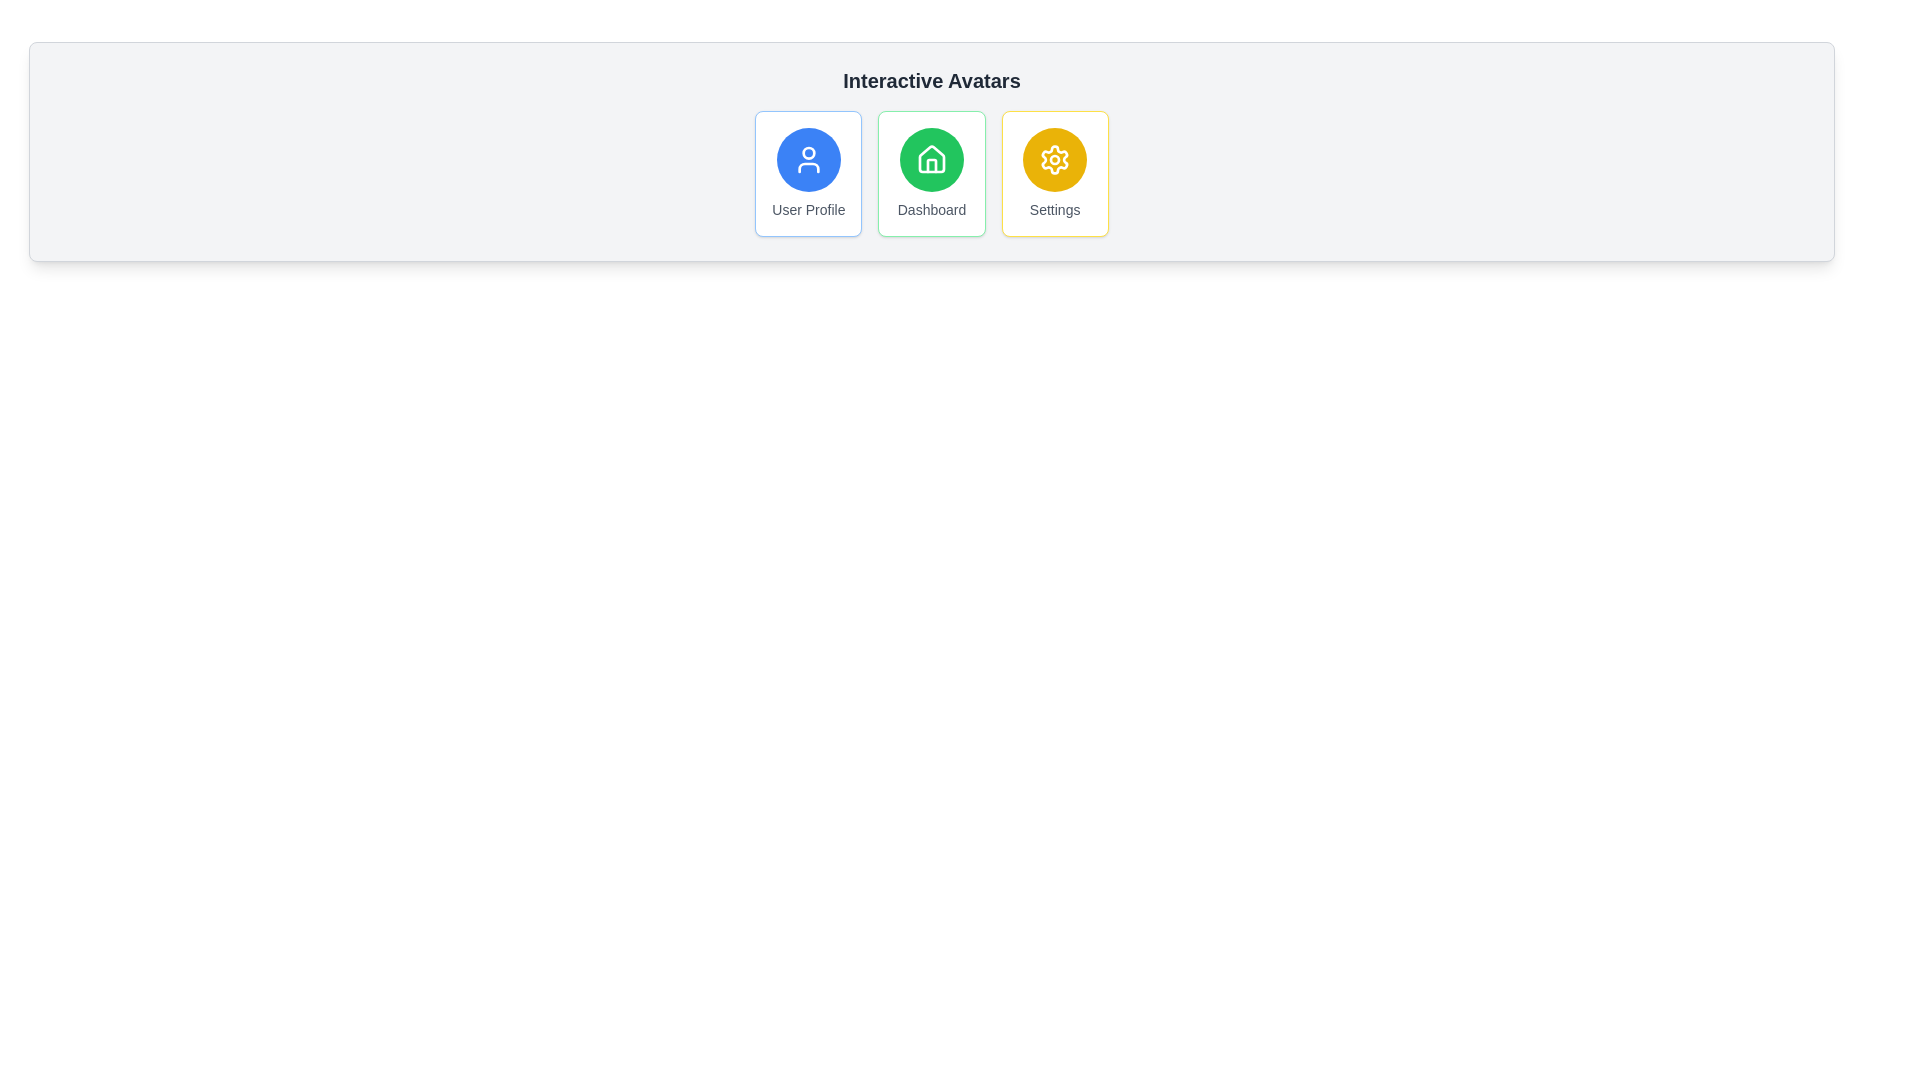  Describe the element at coordinates (808, 158) in the screenshot. I see `the user avatar icon displayed with a blue background and white outline, located in the leftmost card under the 'Interactive Avatars' section` at that location.